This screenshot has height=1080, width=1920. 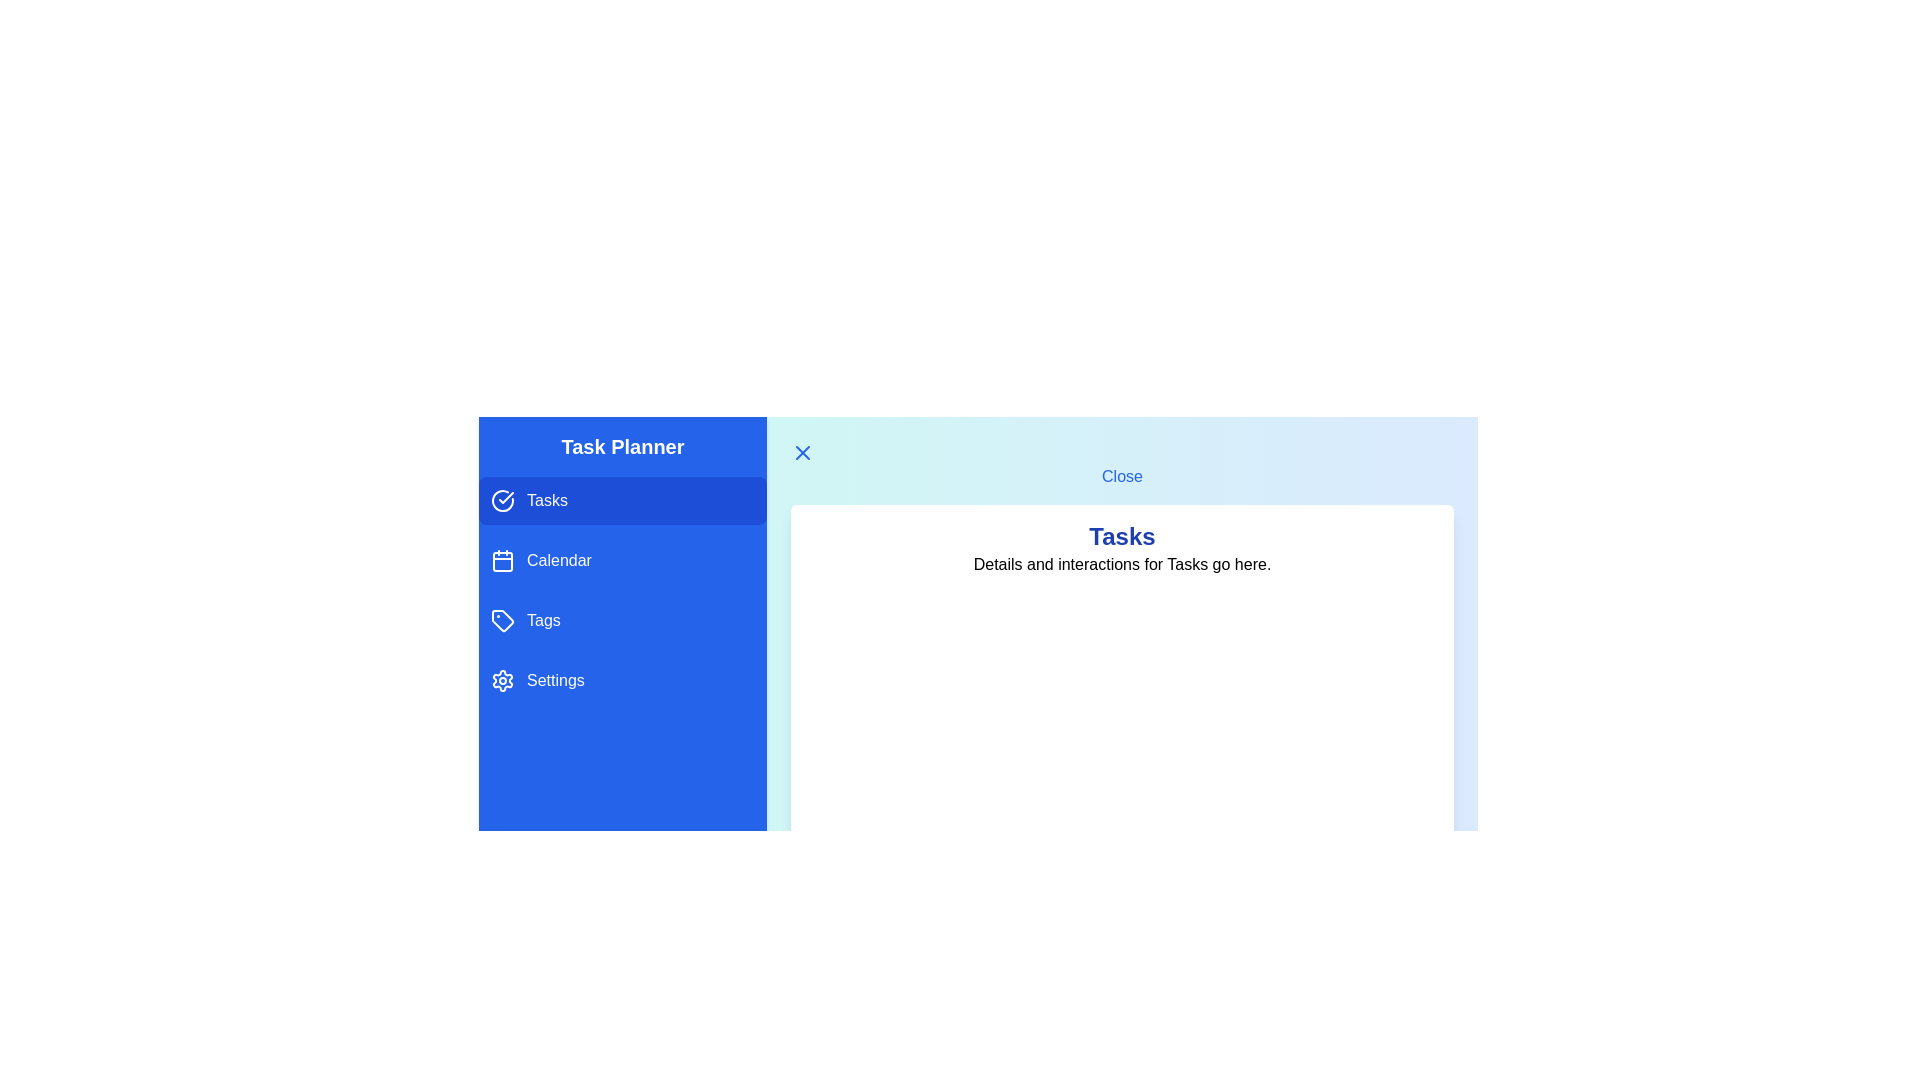 I want to click on the section Tasks from the drawer by clicking on it, so click(x=622, y=500).